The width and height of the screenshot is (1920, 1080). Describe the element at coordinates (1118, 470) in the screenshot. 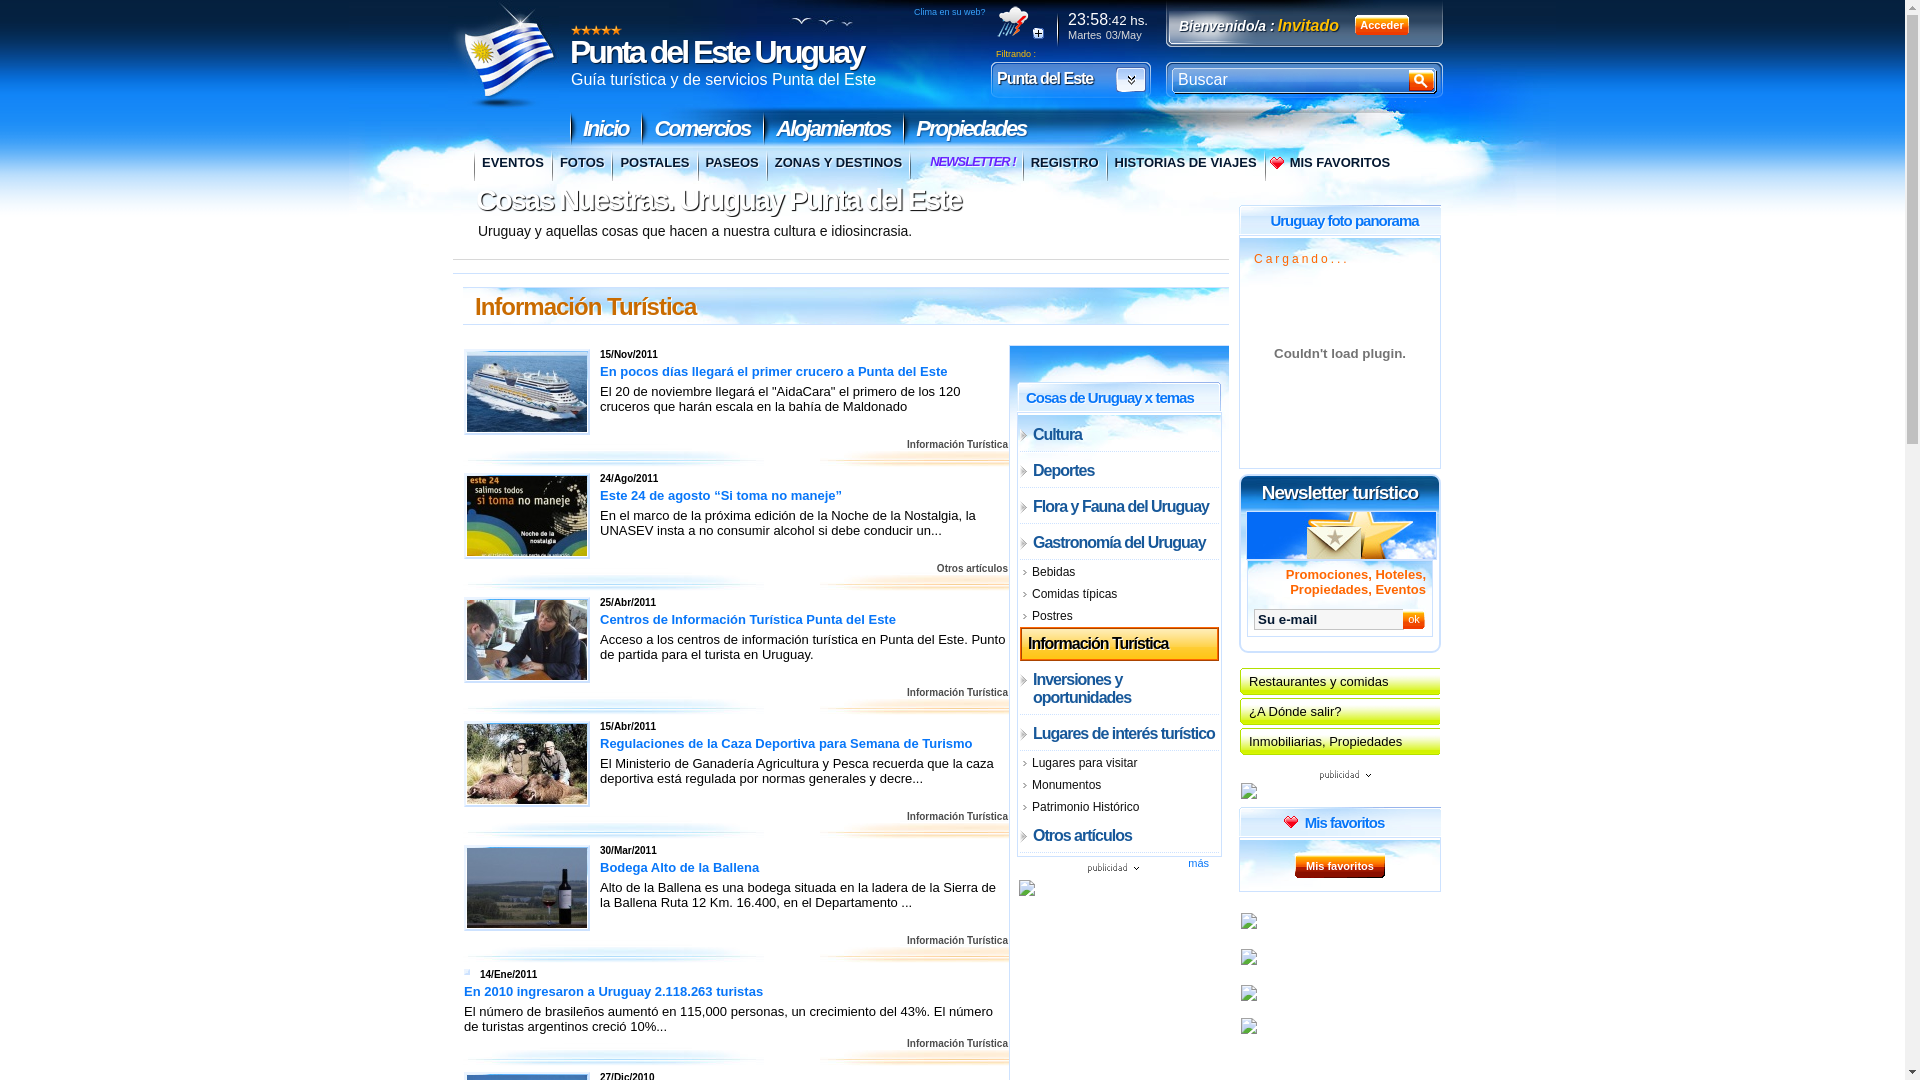

I see `'Deportes'` at that location.